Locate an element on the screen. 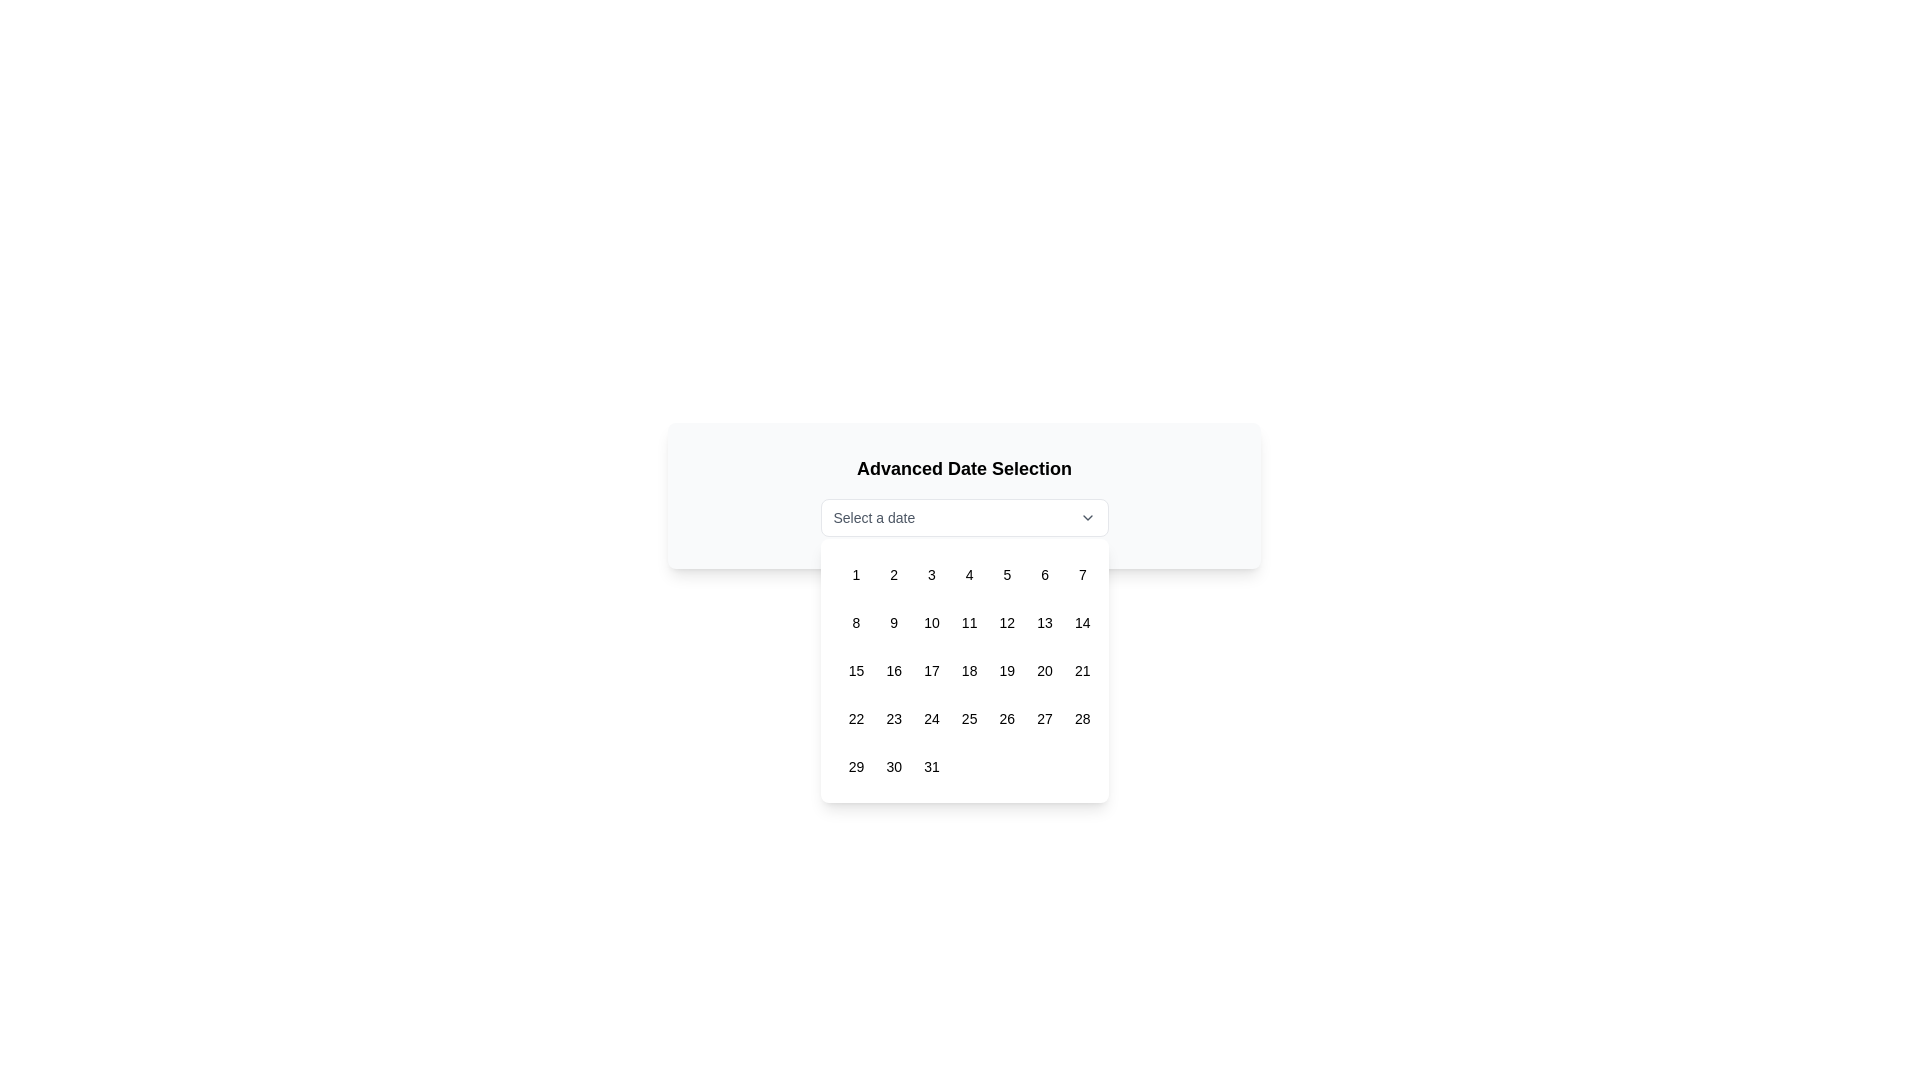 This screenshot has height=1080, width=1920. the selectable day button for day 20 in the date picker, located in the third row and sixth column of the grid is located at coordinates (1044, 671).